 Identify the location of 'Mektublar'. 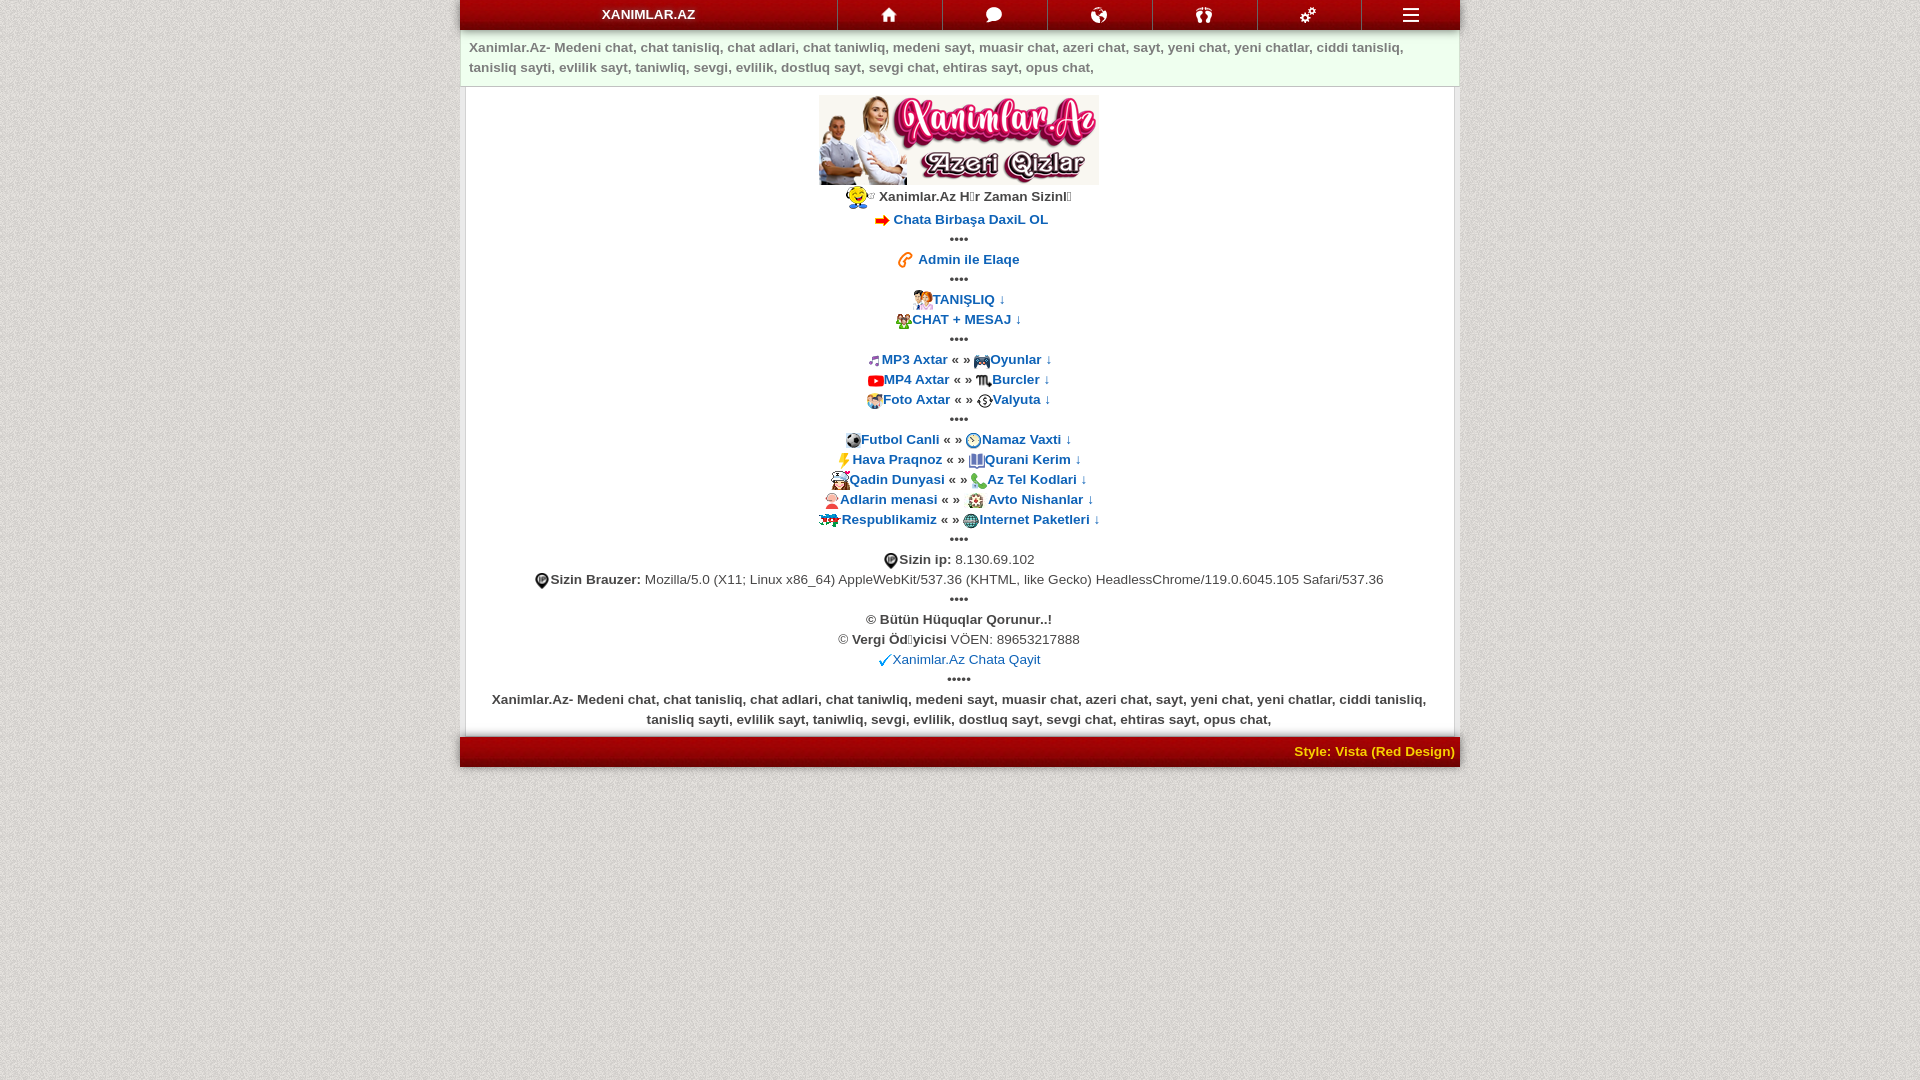
(1098, 15).